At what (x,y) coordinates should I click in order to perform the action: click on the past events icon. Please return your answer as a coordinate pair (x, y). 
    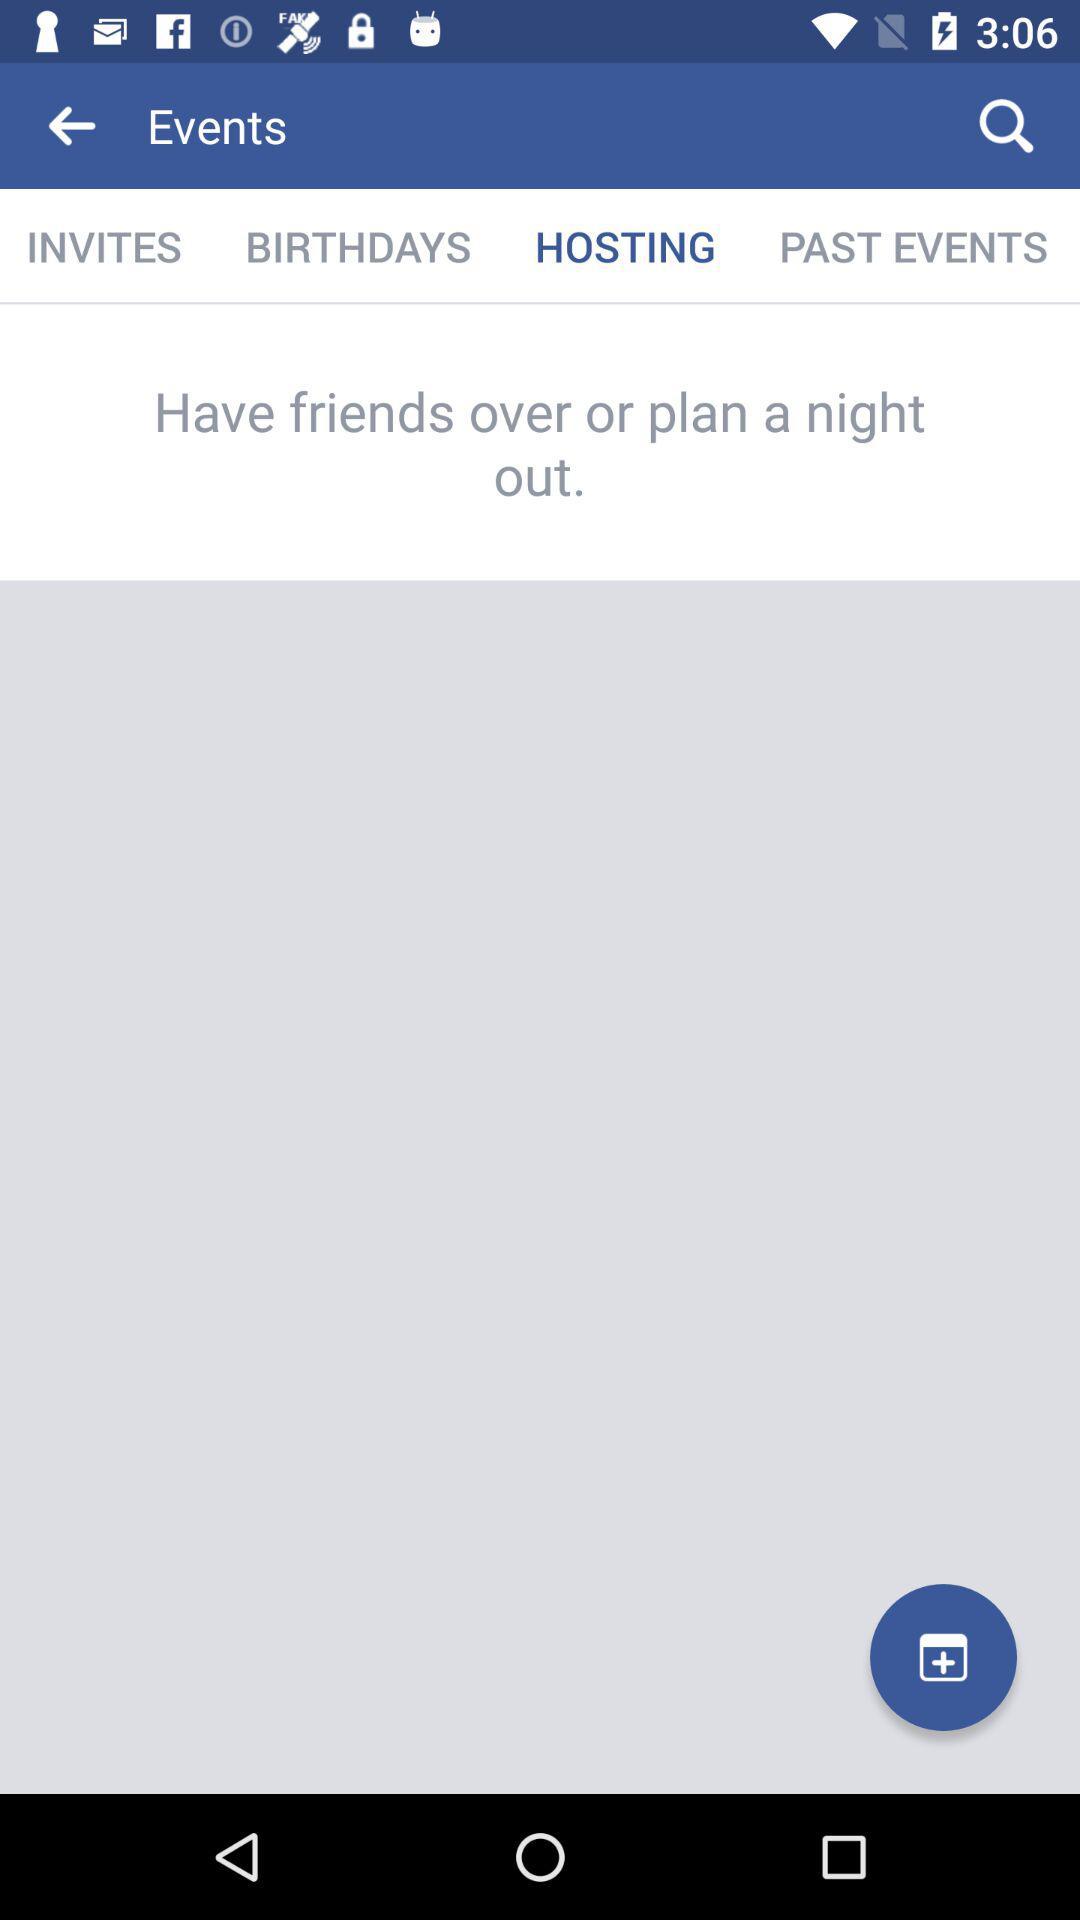
    Looking at the image, I should click on (913, 245).